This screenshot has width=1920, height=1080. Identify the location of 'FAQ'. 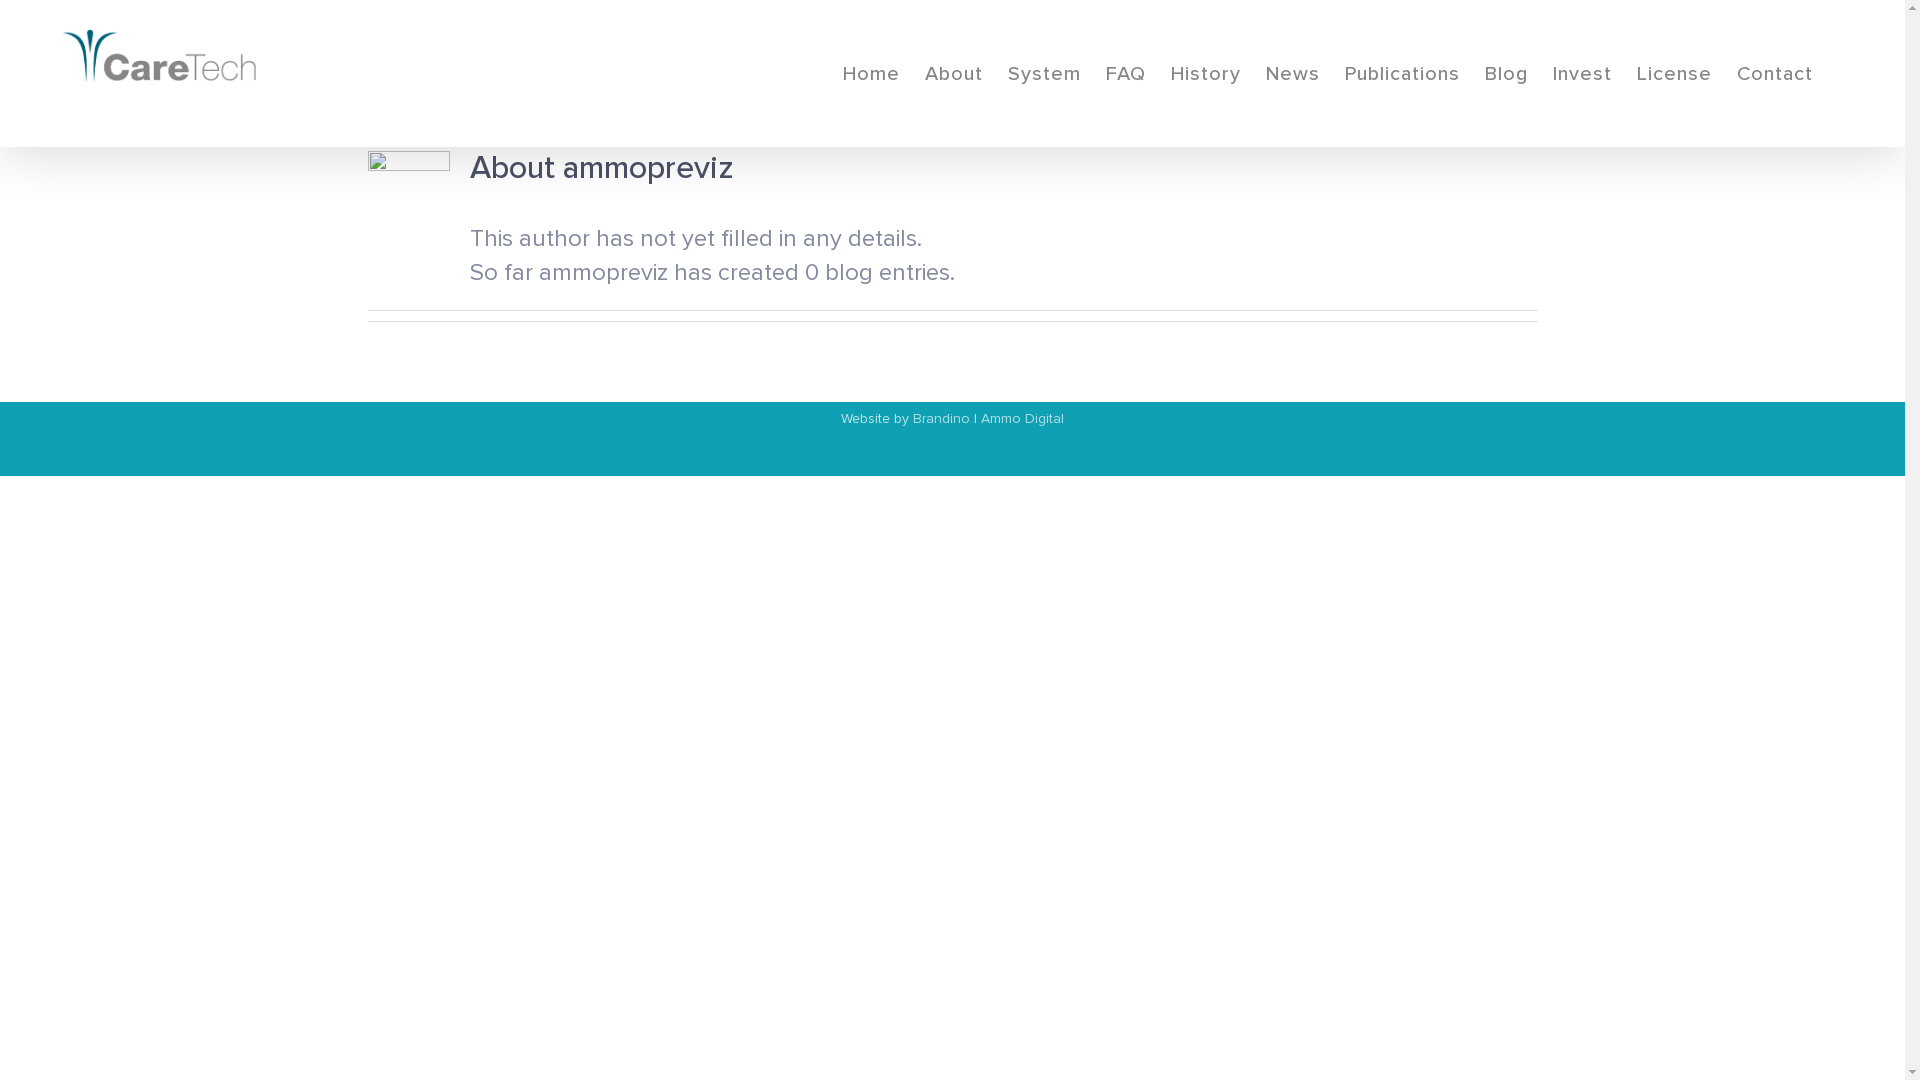
(1126, 72).